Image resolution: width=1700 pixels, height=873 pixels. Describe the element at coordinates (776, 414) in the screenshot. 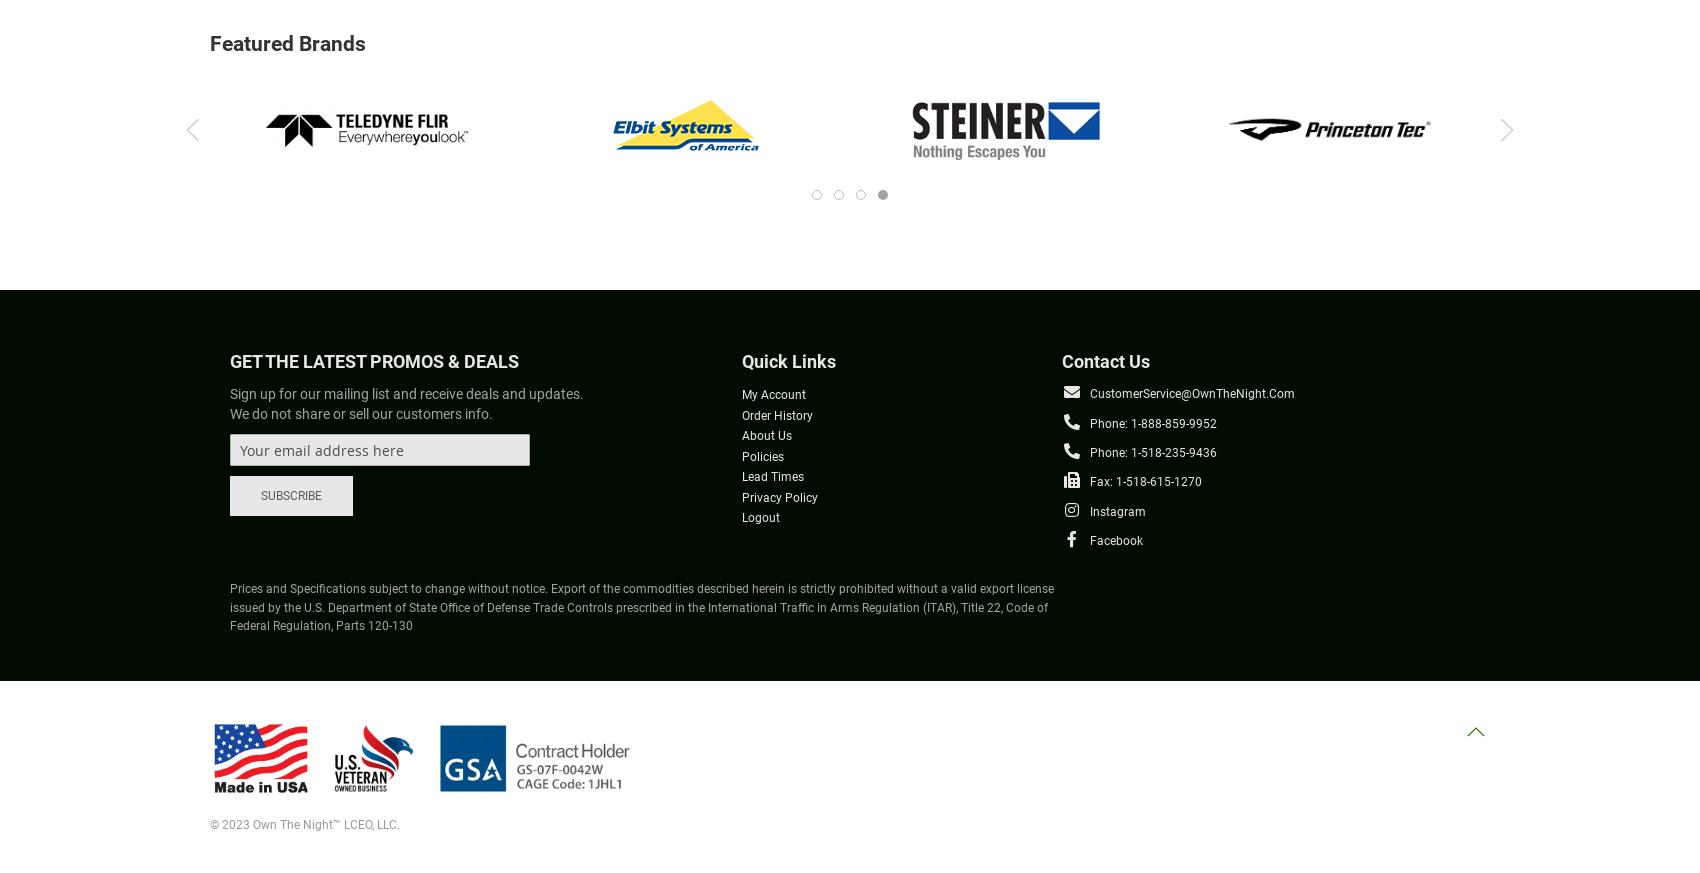

I see `'Order History'` at that location.